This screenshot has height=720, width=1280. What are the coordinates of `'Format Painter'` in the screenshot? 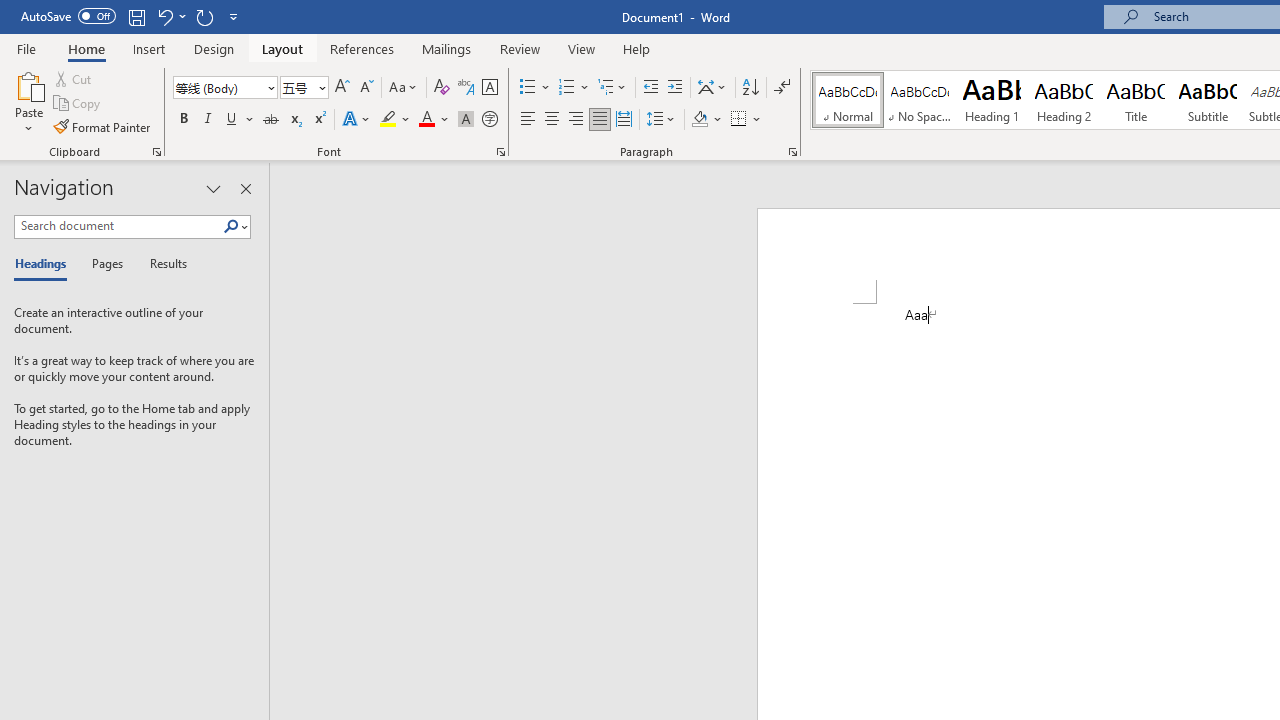 It's located at (102, 127).